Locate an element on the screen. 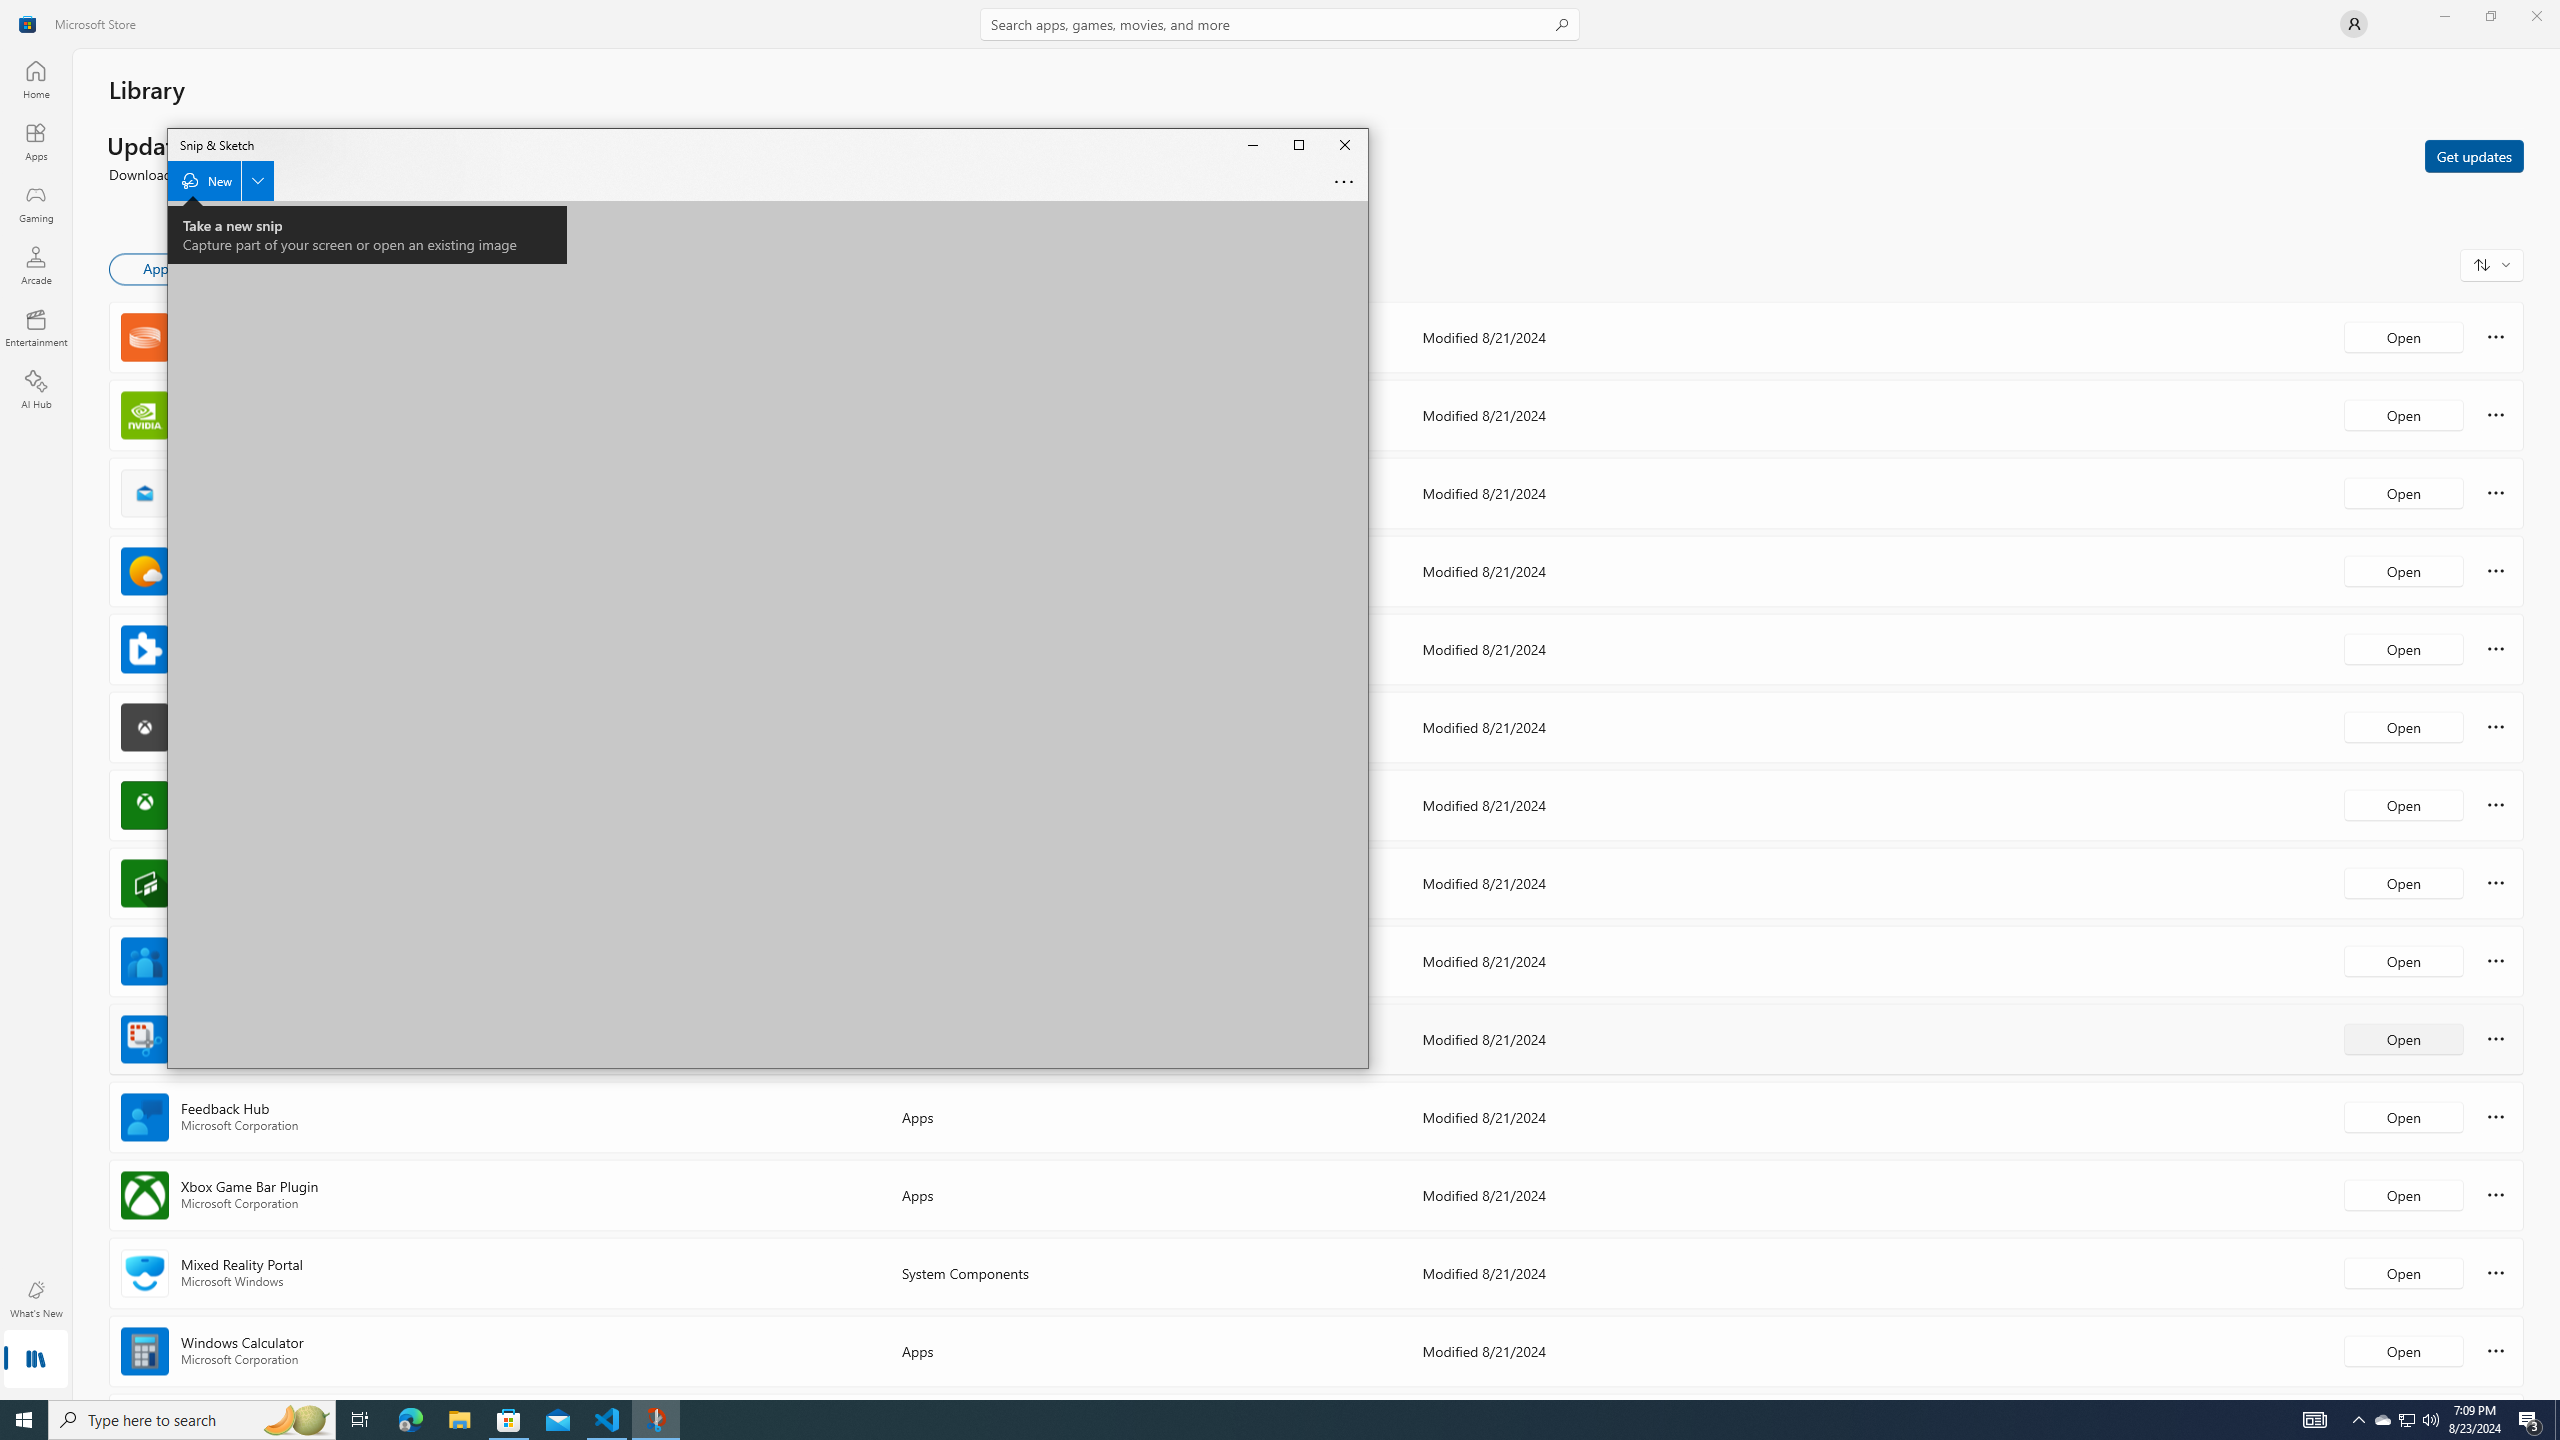 The height and width of the screenshot is (1440, 2560). 'Search highlights icon opens search home window' is located at coordinates (294, 1418).